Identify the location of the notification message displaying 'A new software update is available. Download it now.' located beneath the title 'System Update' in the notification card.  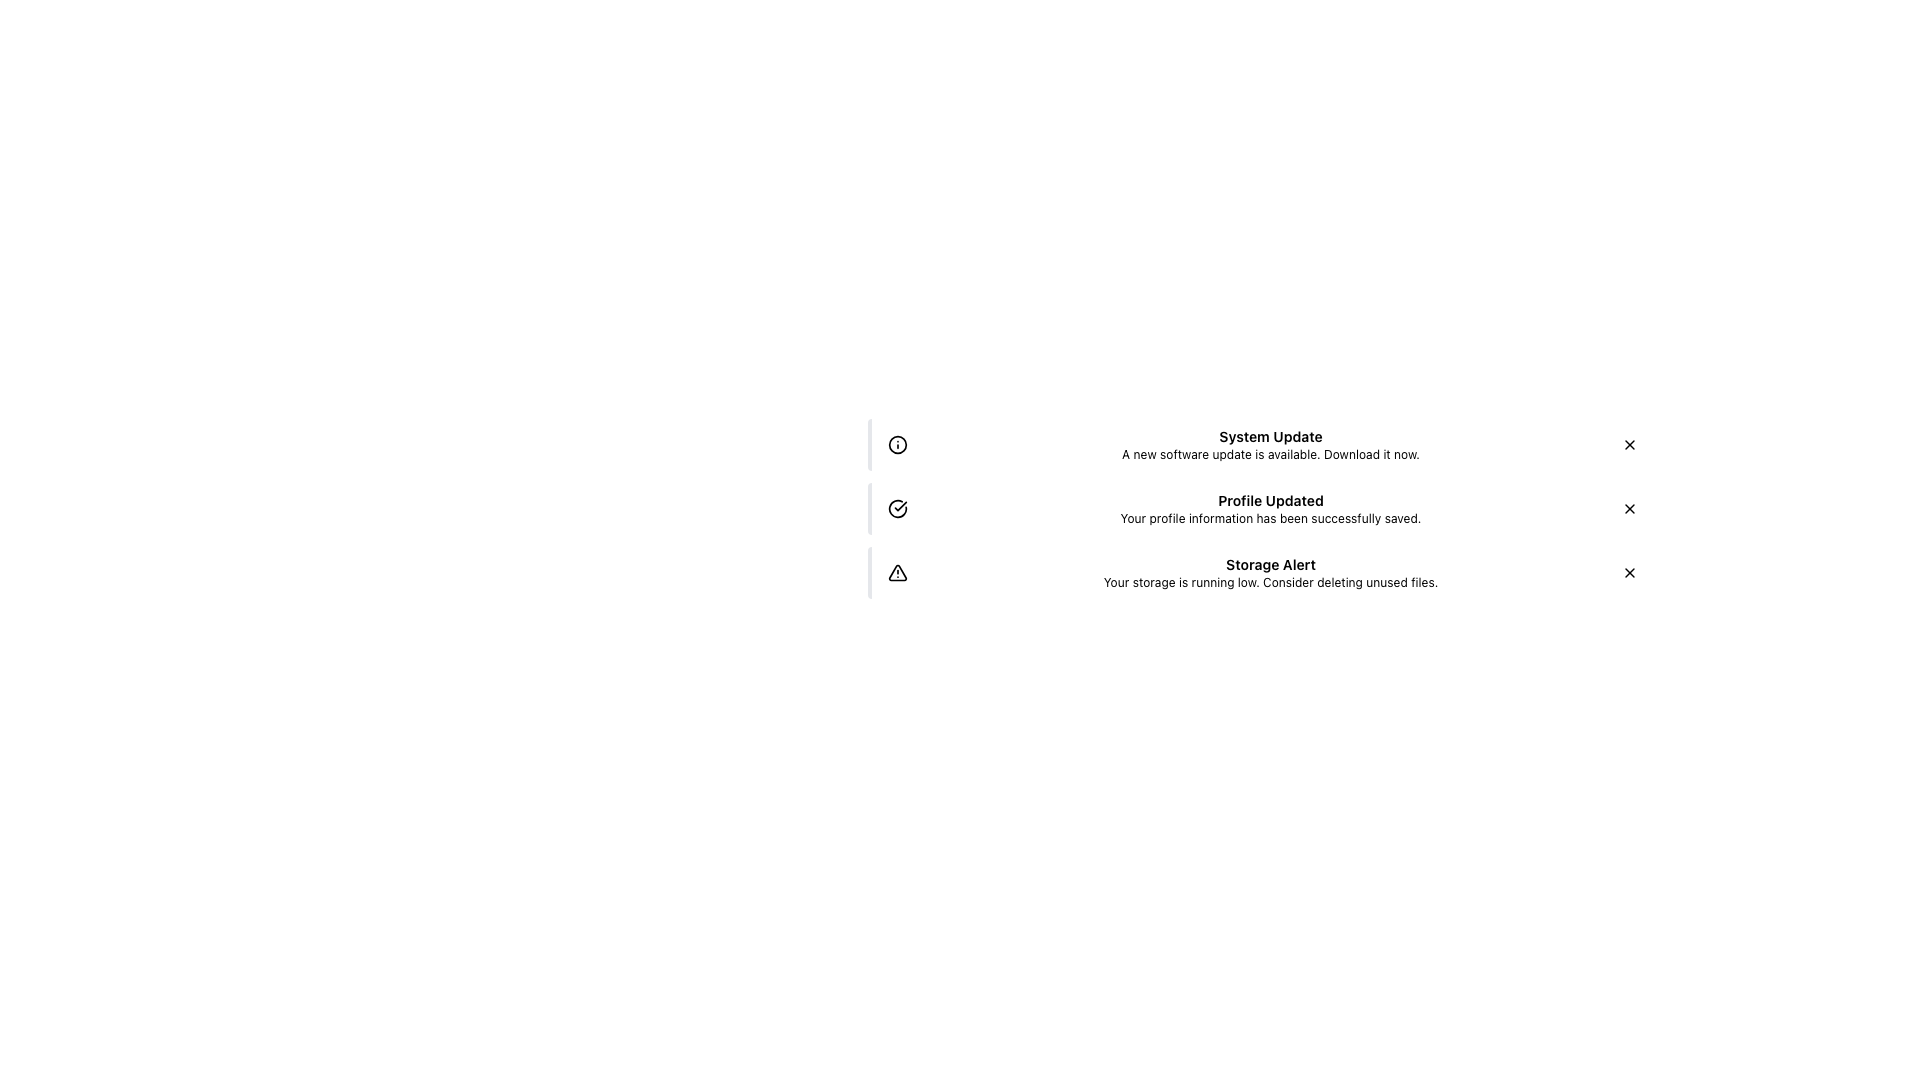
(1270, 455).